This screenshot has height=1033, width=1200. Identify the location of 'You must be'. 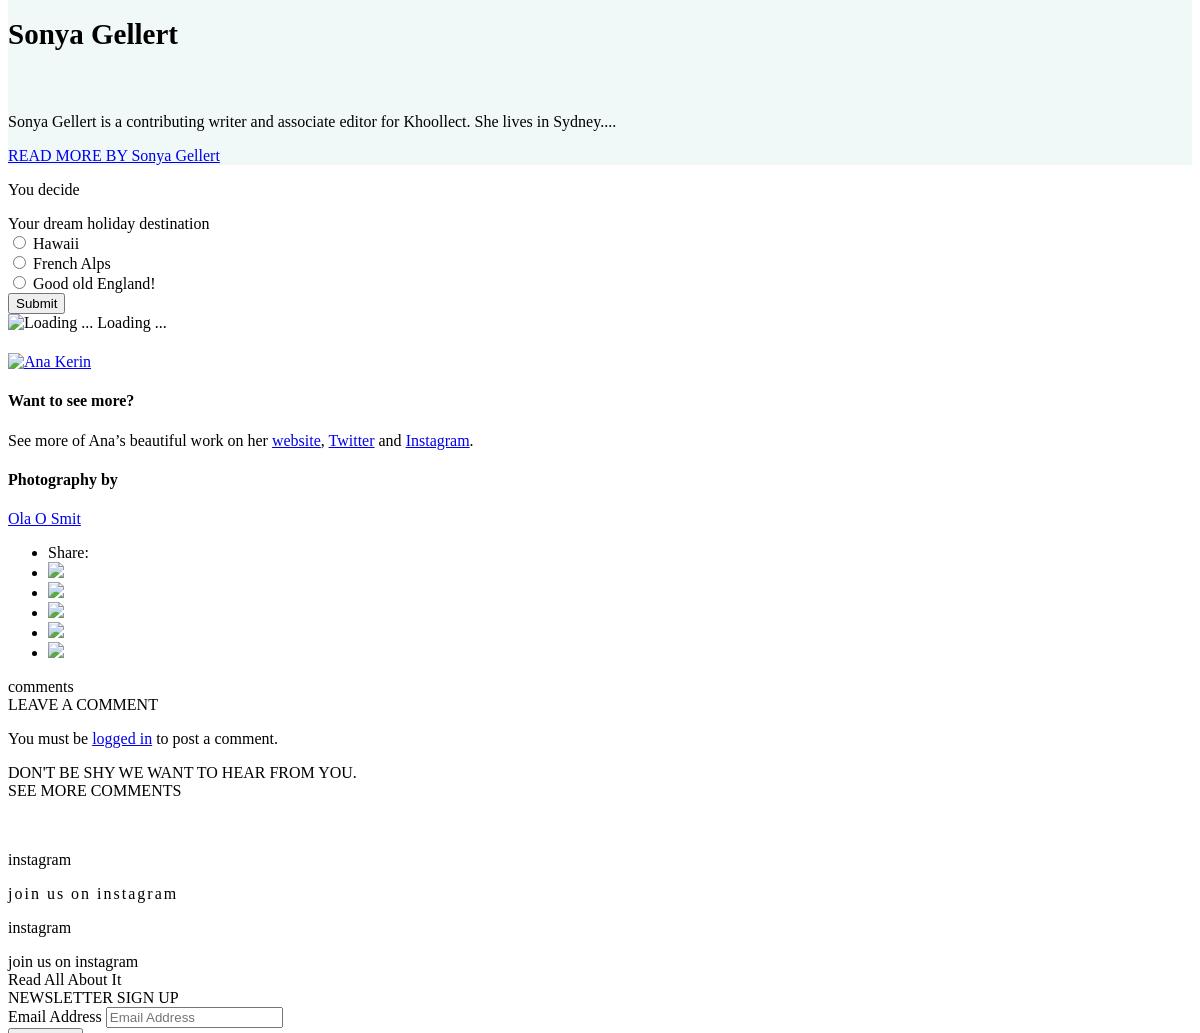
(50, 738).